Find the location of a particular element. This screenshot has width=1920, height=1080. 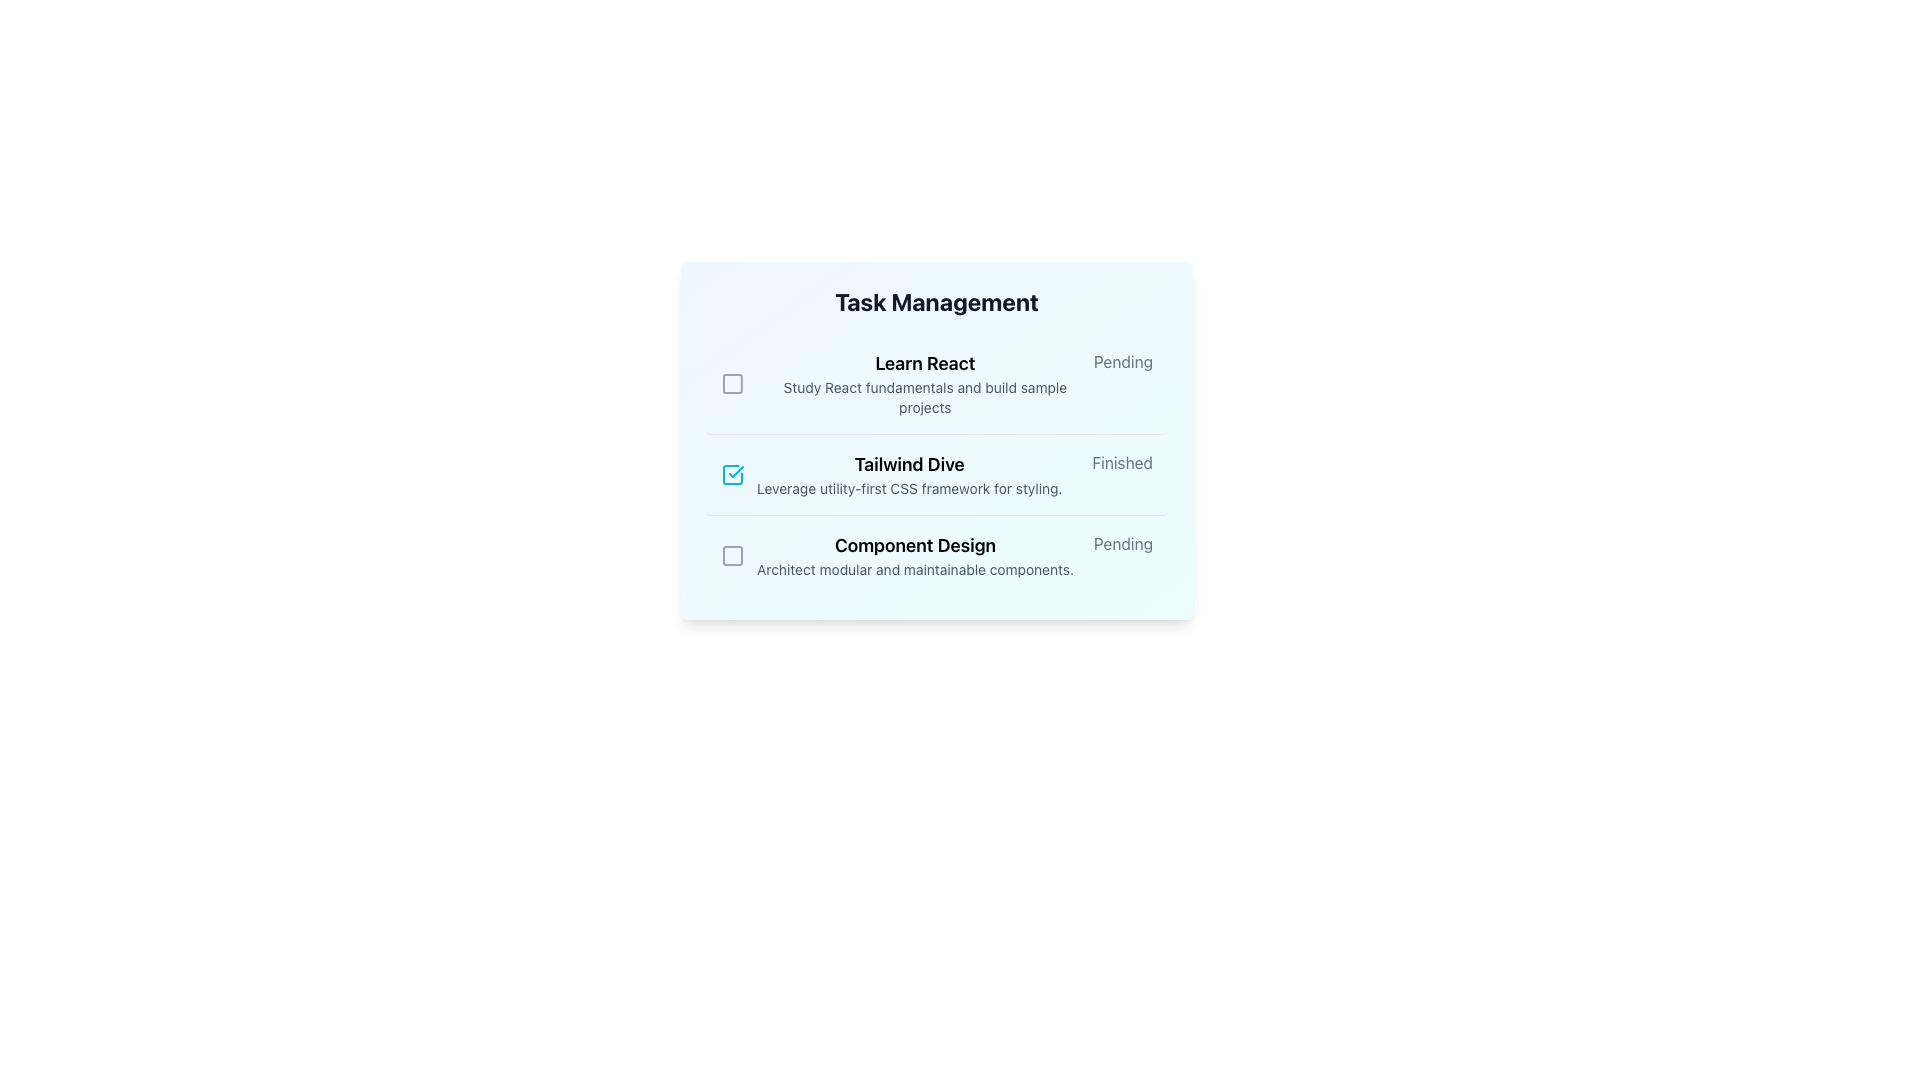

text content of the task item titled 'Component Design' with the description 'Architect modular and maintainable components.' which is the third task item in the list is located at coordinates (914, 555).